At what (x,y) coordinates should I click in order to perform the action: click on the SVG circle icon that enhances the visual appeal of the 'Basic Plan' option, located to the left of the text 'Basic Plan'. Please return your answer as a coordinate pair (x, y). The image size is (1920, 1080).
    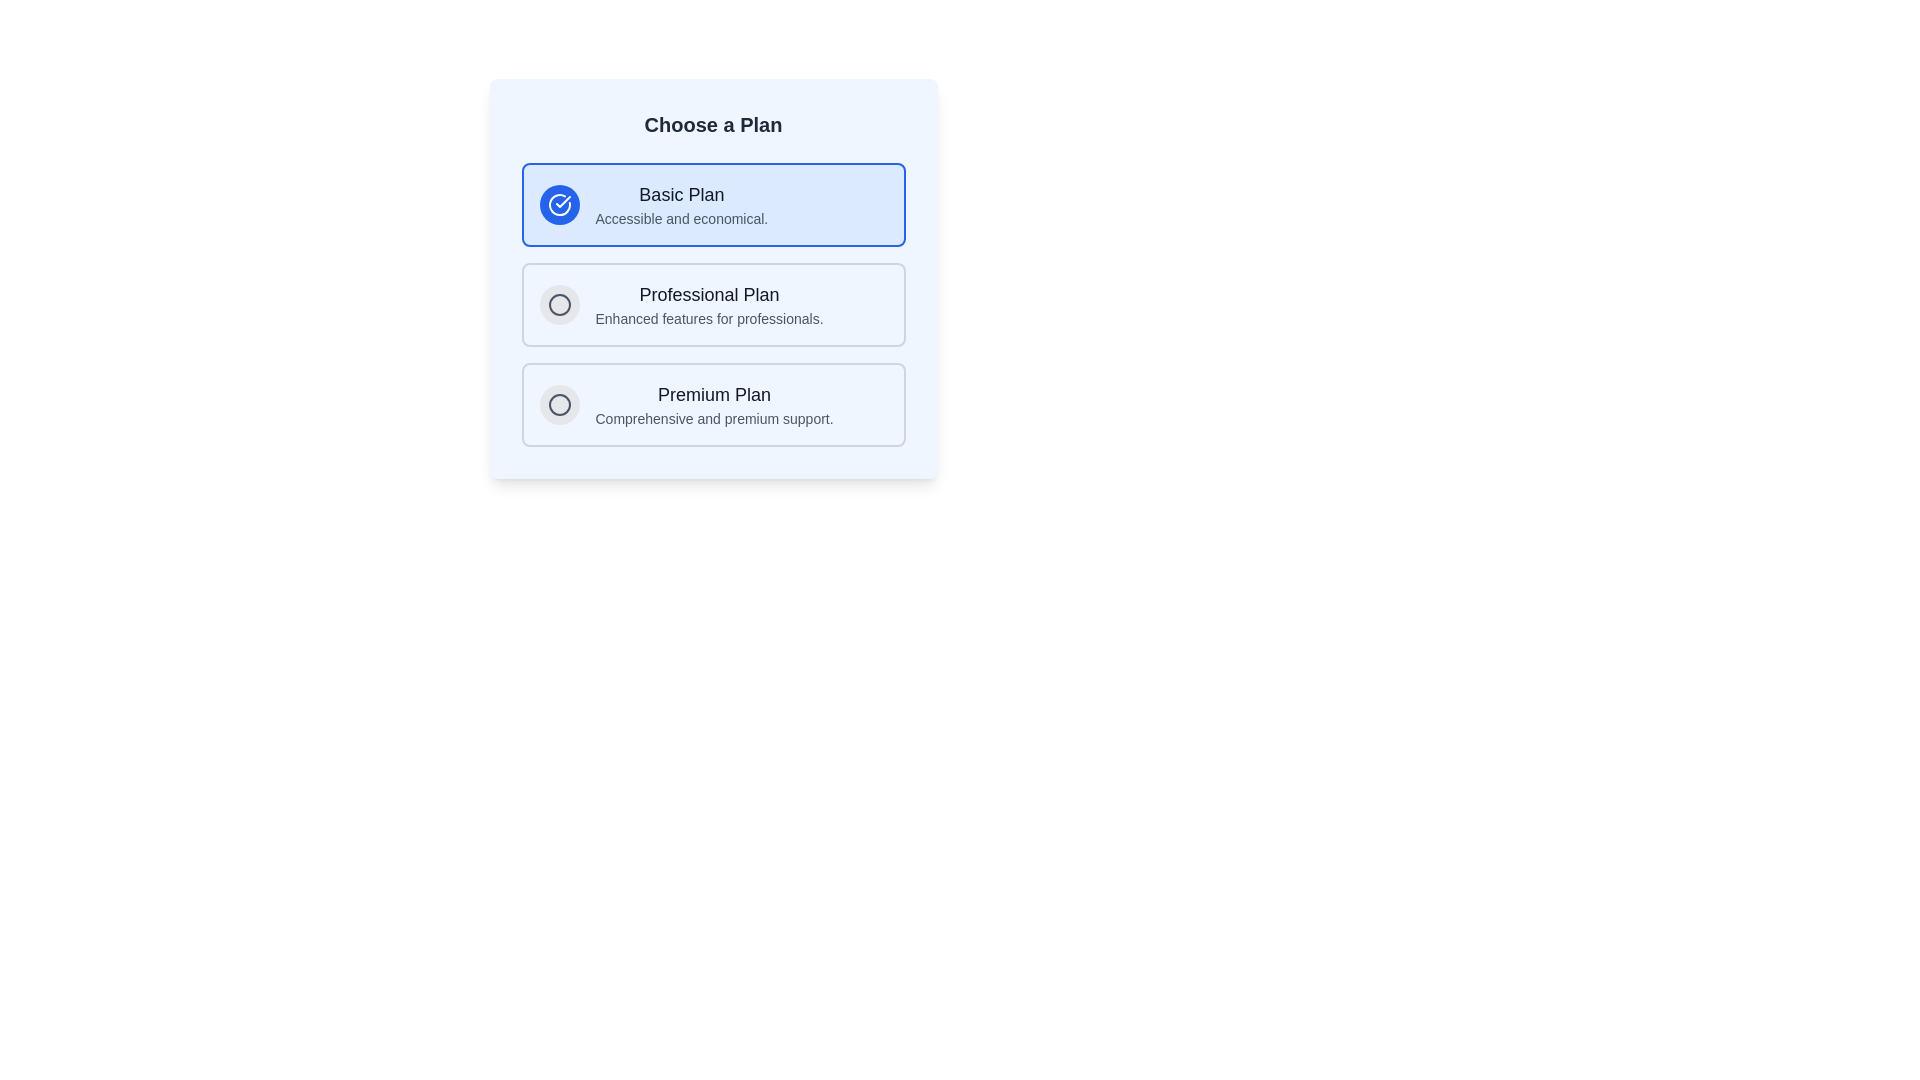
    Looking at the image, I should click on (559, 405).